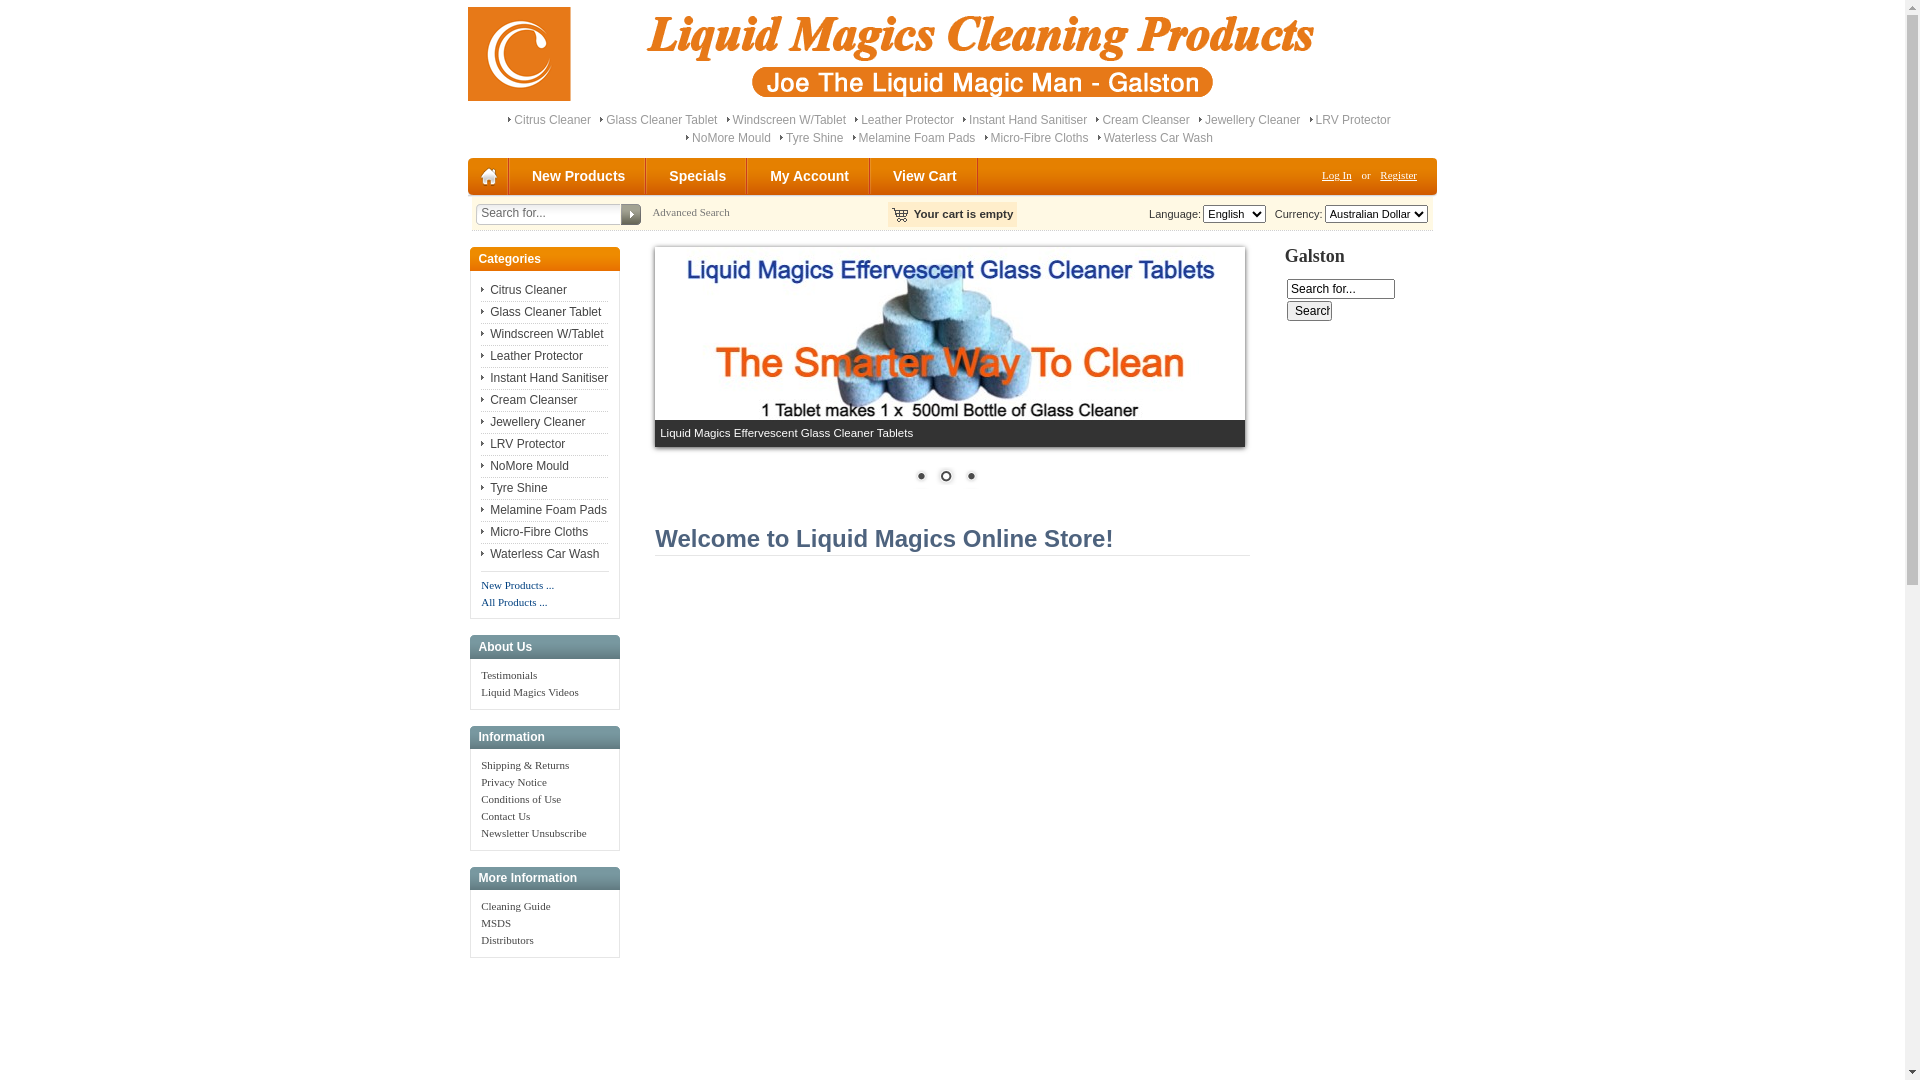 The width and height of the screenshot is (1920, 1080). What do you see at coordinates (920, 478) in the screenshot?
I see `'1'` at bounding box center [920, 478].